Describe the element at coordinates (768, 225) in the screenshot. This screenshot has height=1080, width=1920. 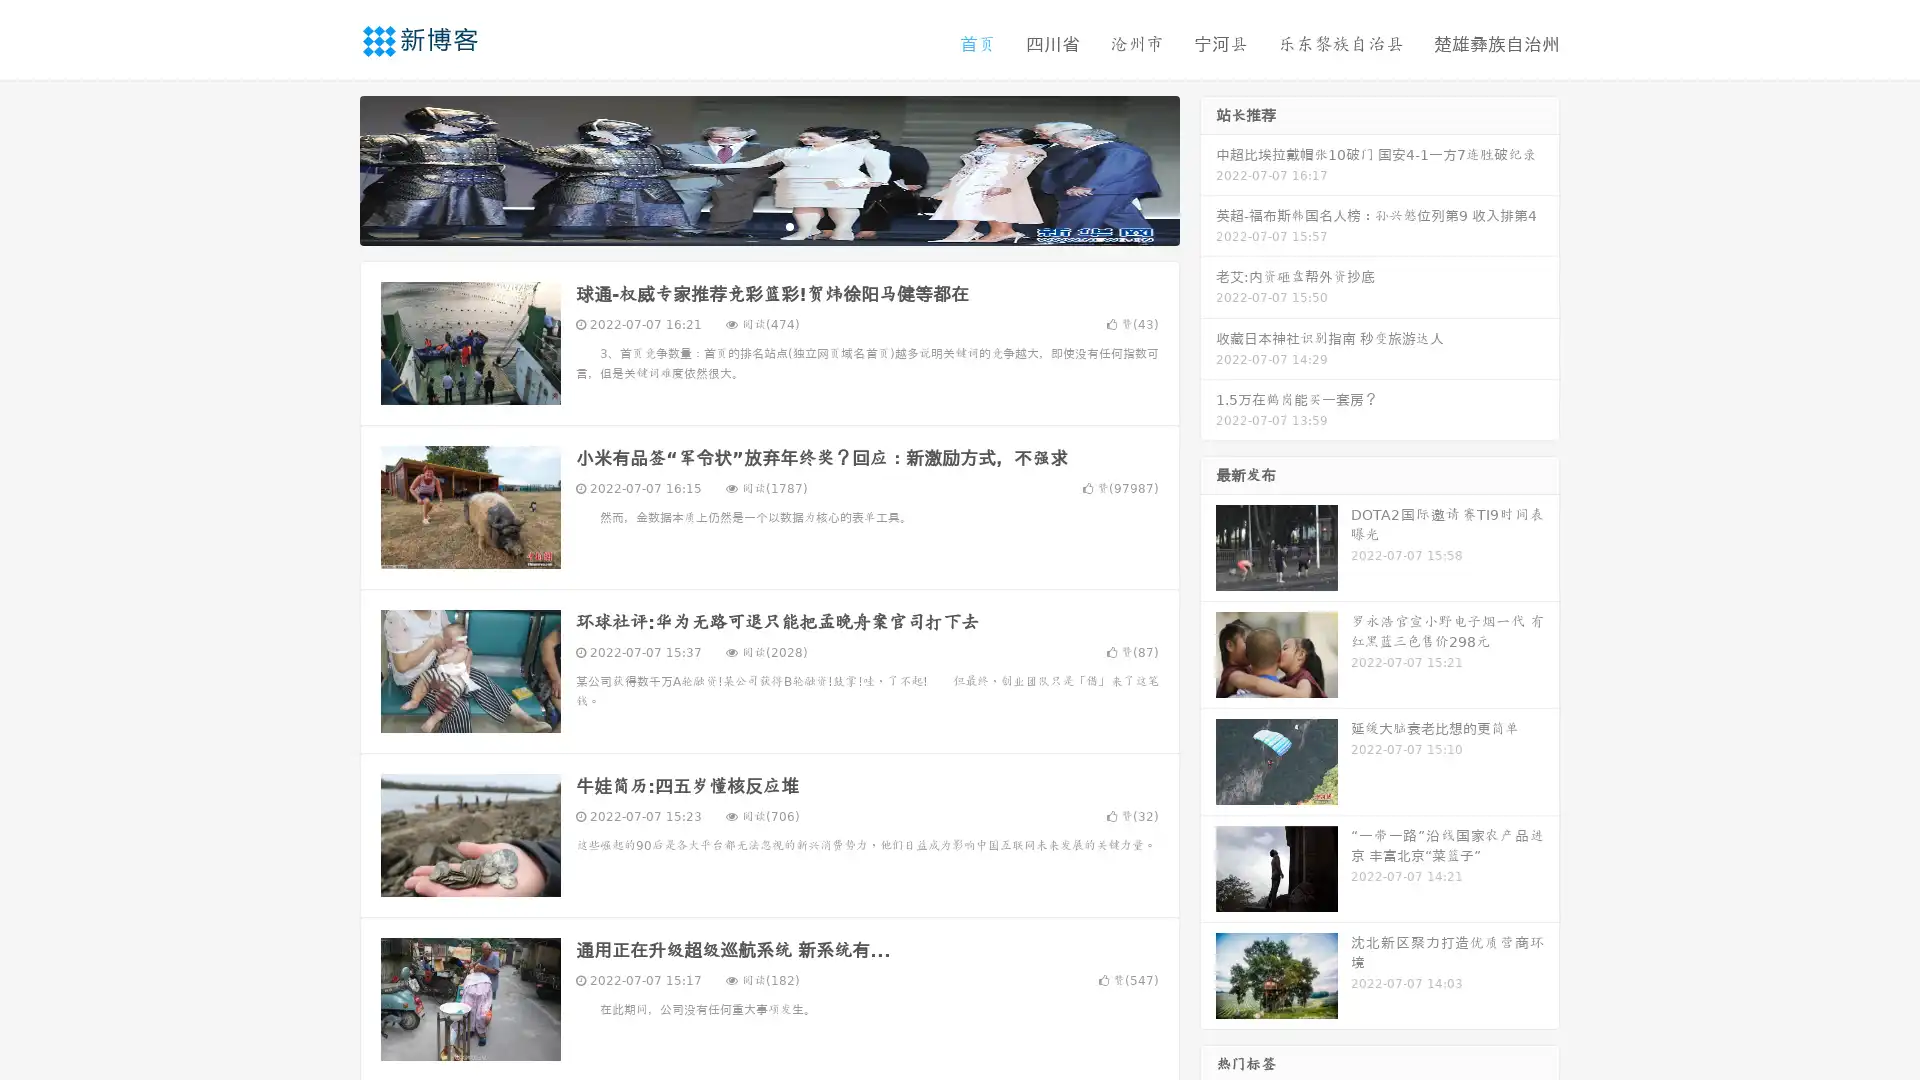
I see `Go to slide 2` at that location.